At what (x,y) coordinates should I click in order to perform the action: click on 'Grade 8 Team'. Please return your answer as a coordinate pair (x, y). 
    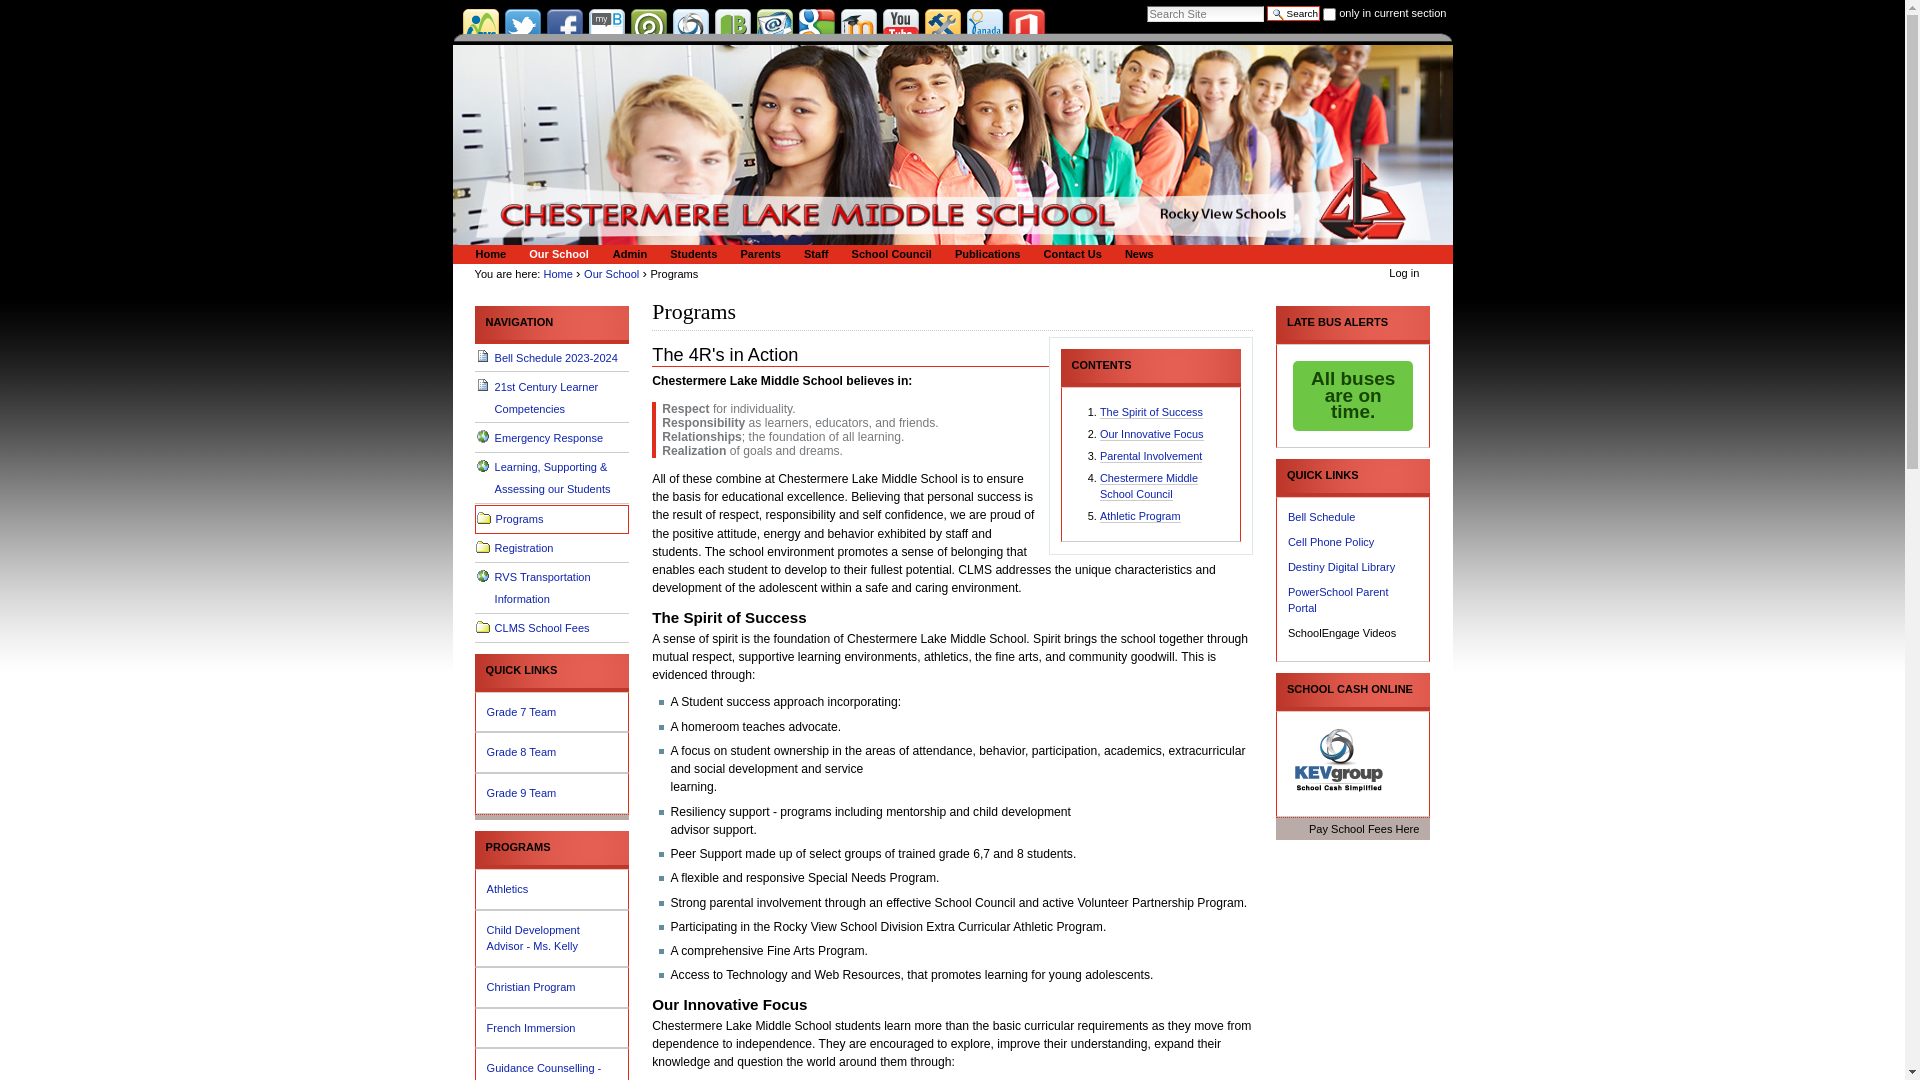
    Looking at the image, I should click on (552, 752).